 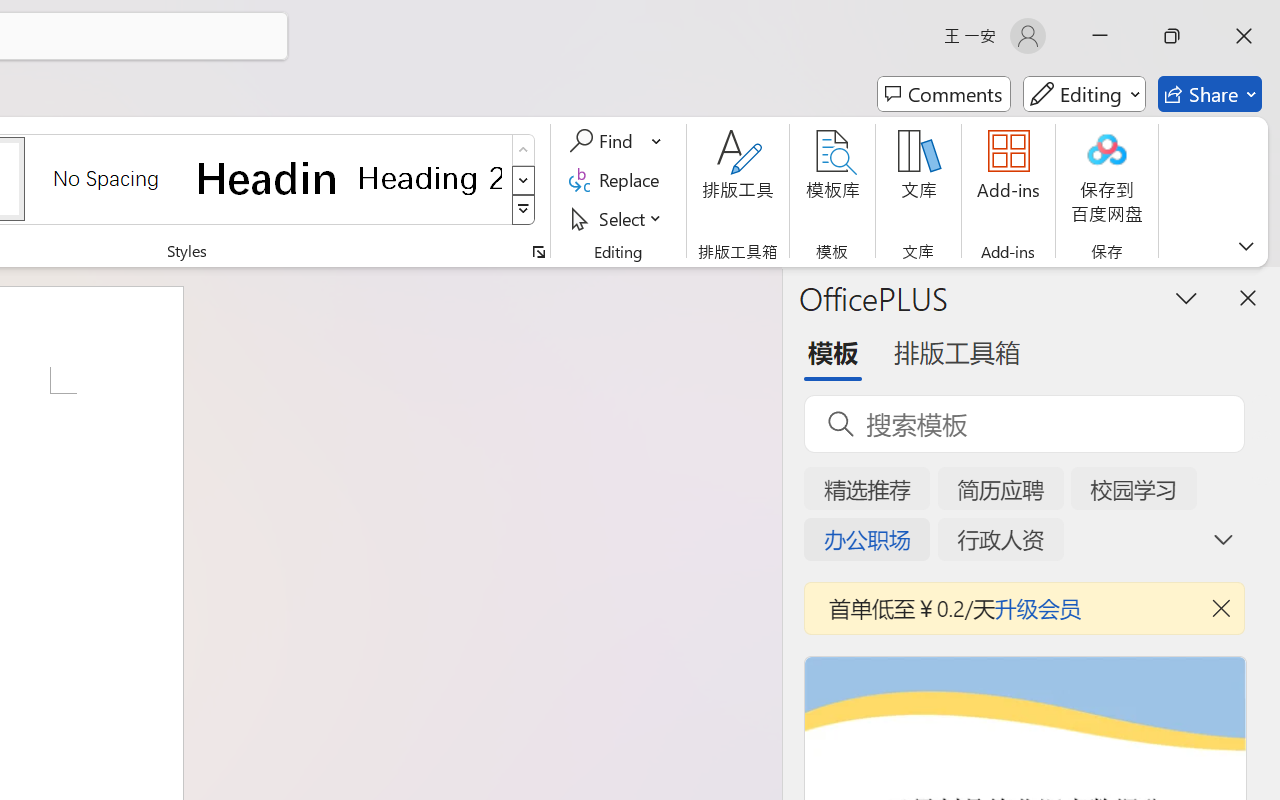 What do you see at coordinates (616, 179) in the screenshot?
I see `'Replace...'` at bounding box center [616, 179].